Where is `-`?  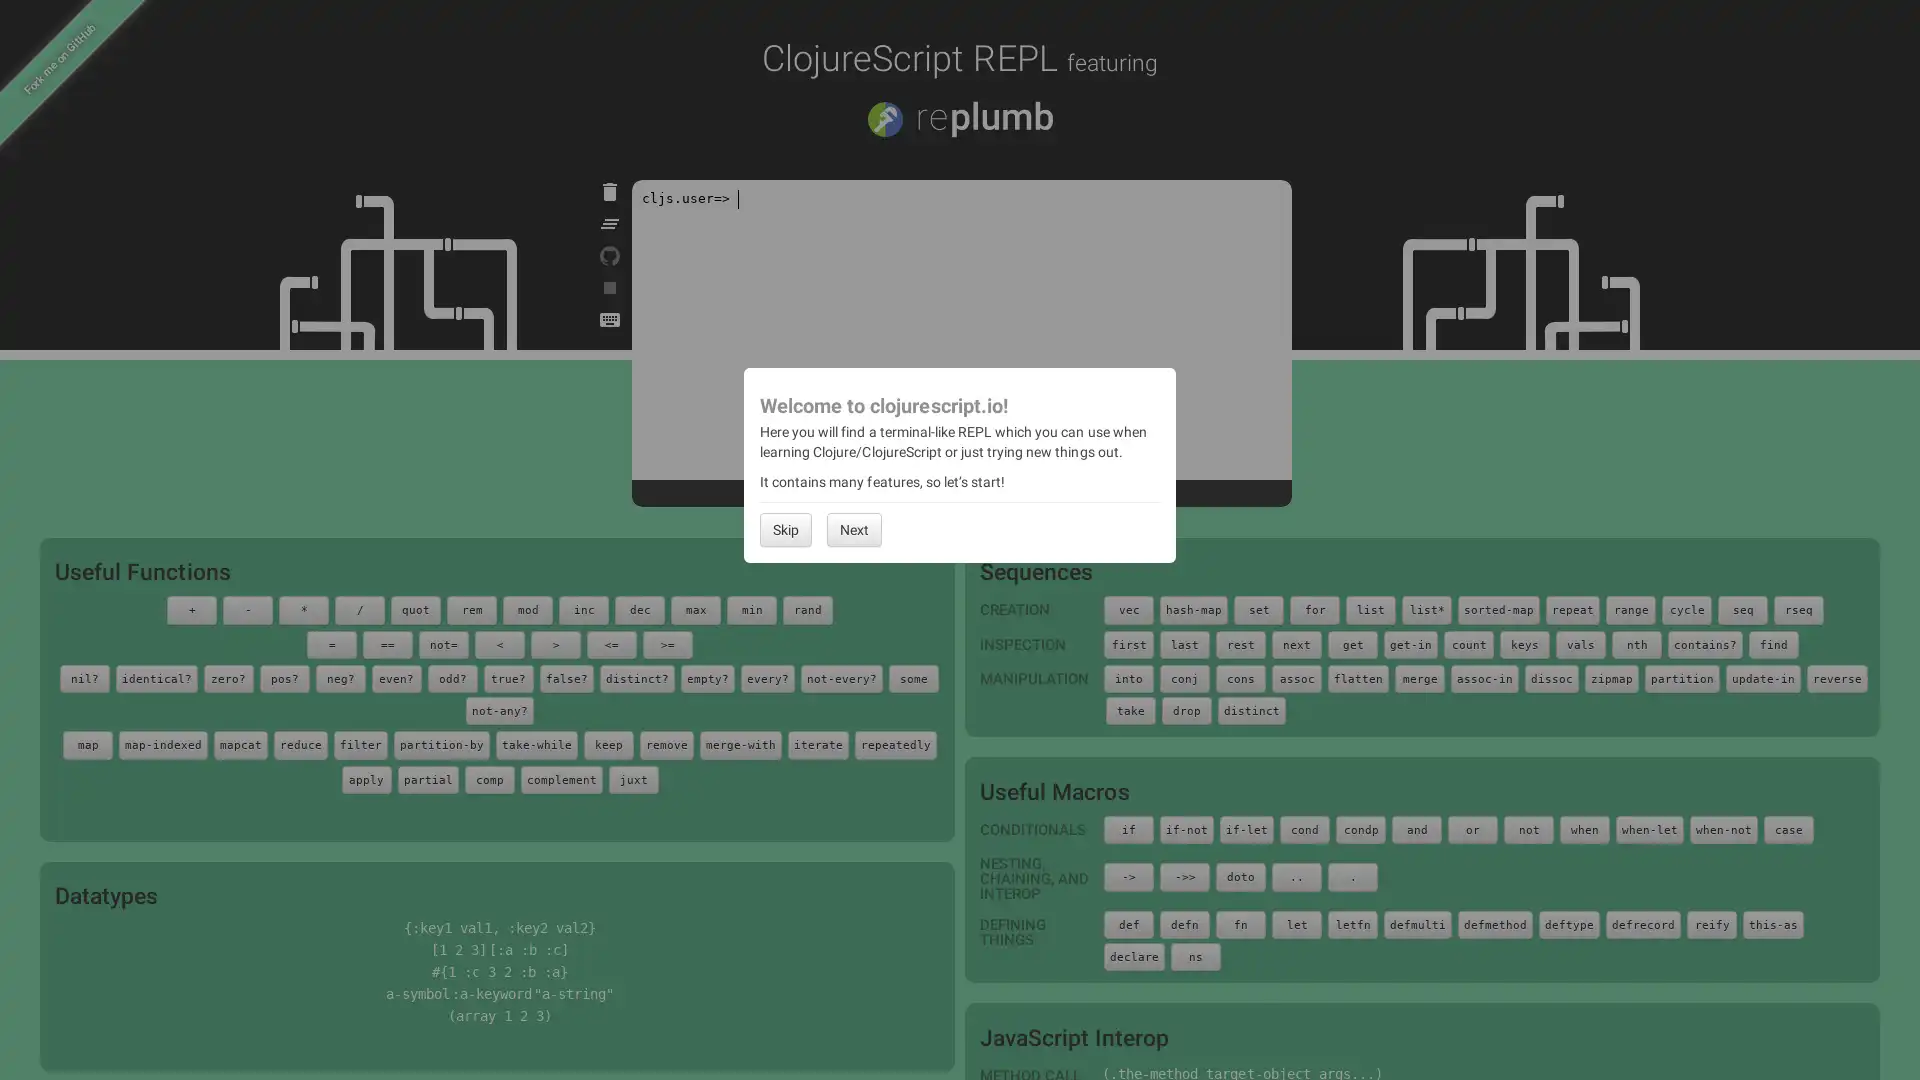
- is located at coordinates (247, 608).